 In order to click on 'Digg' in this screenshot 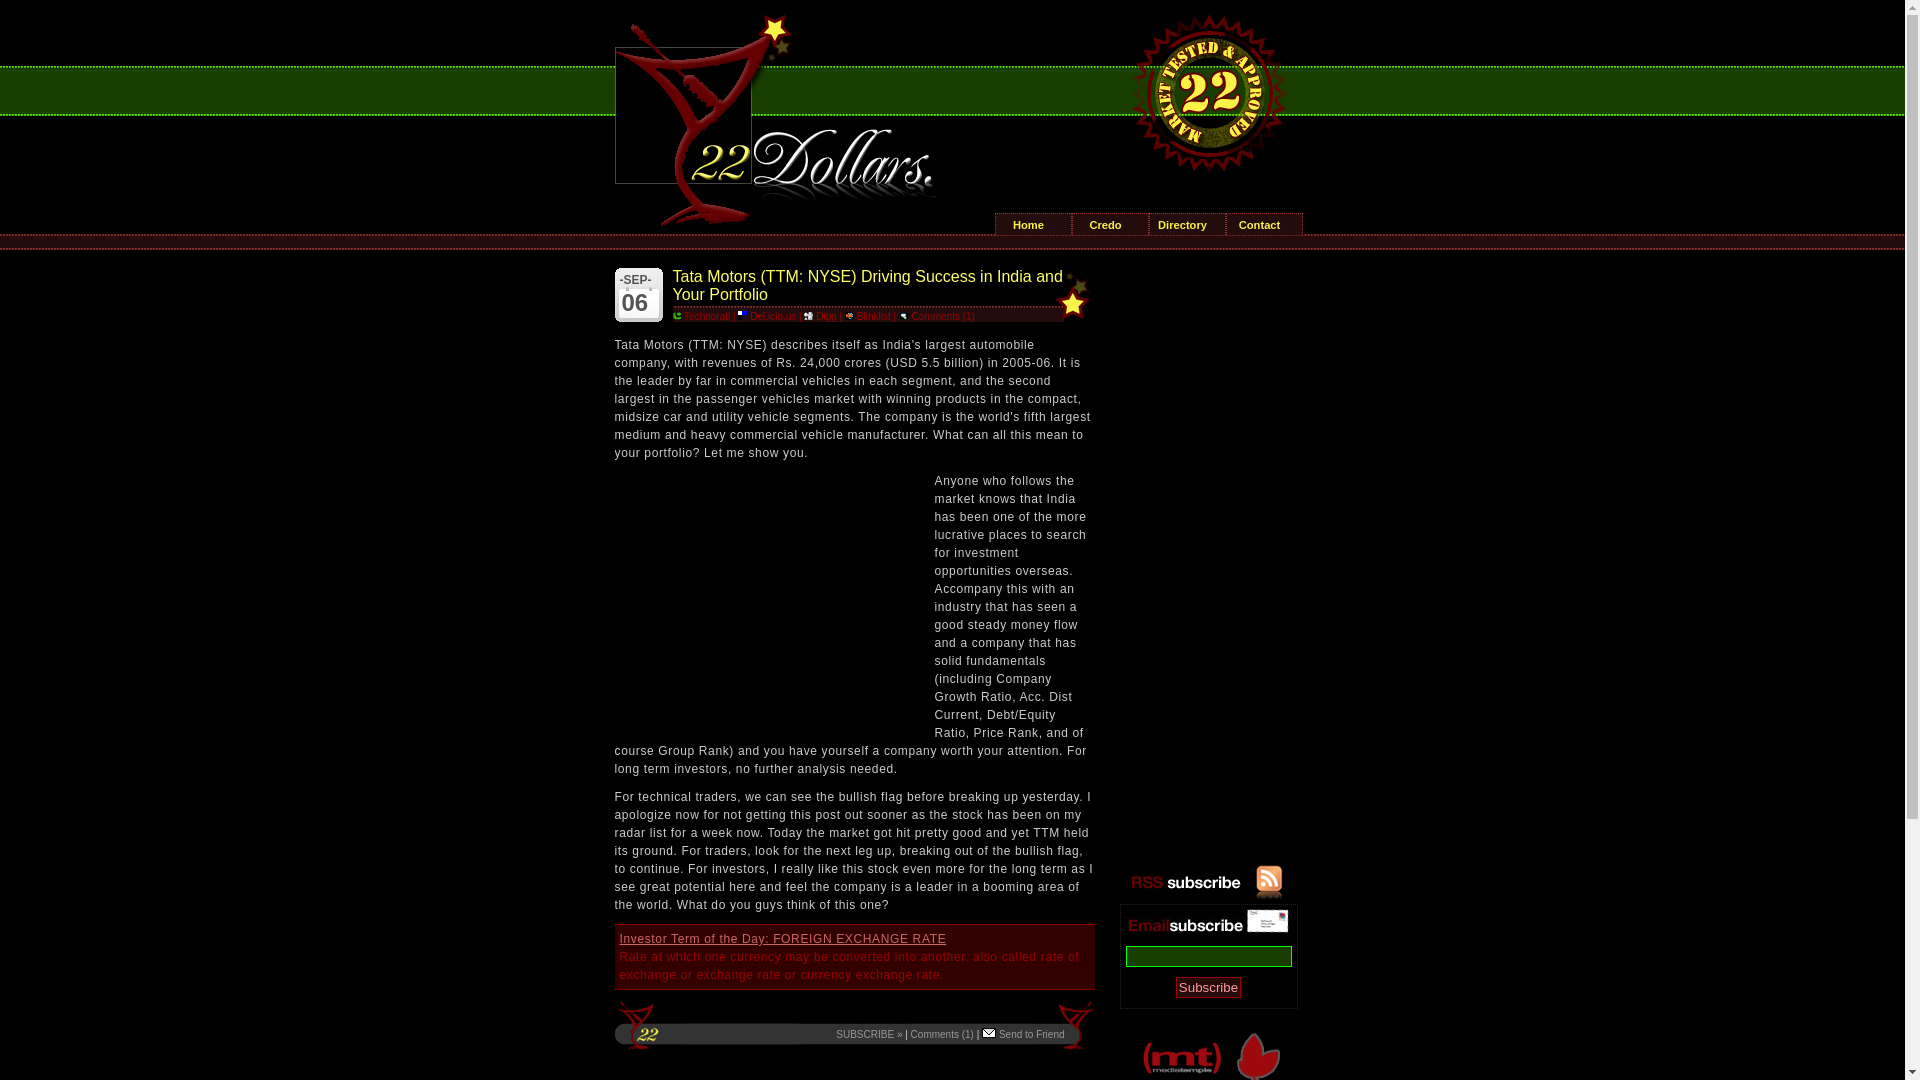, I will do `click(804, 315)`.